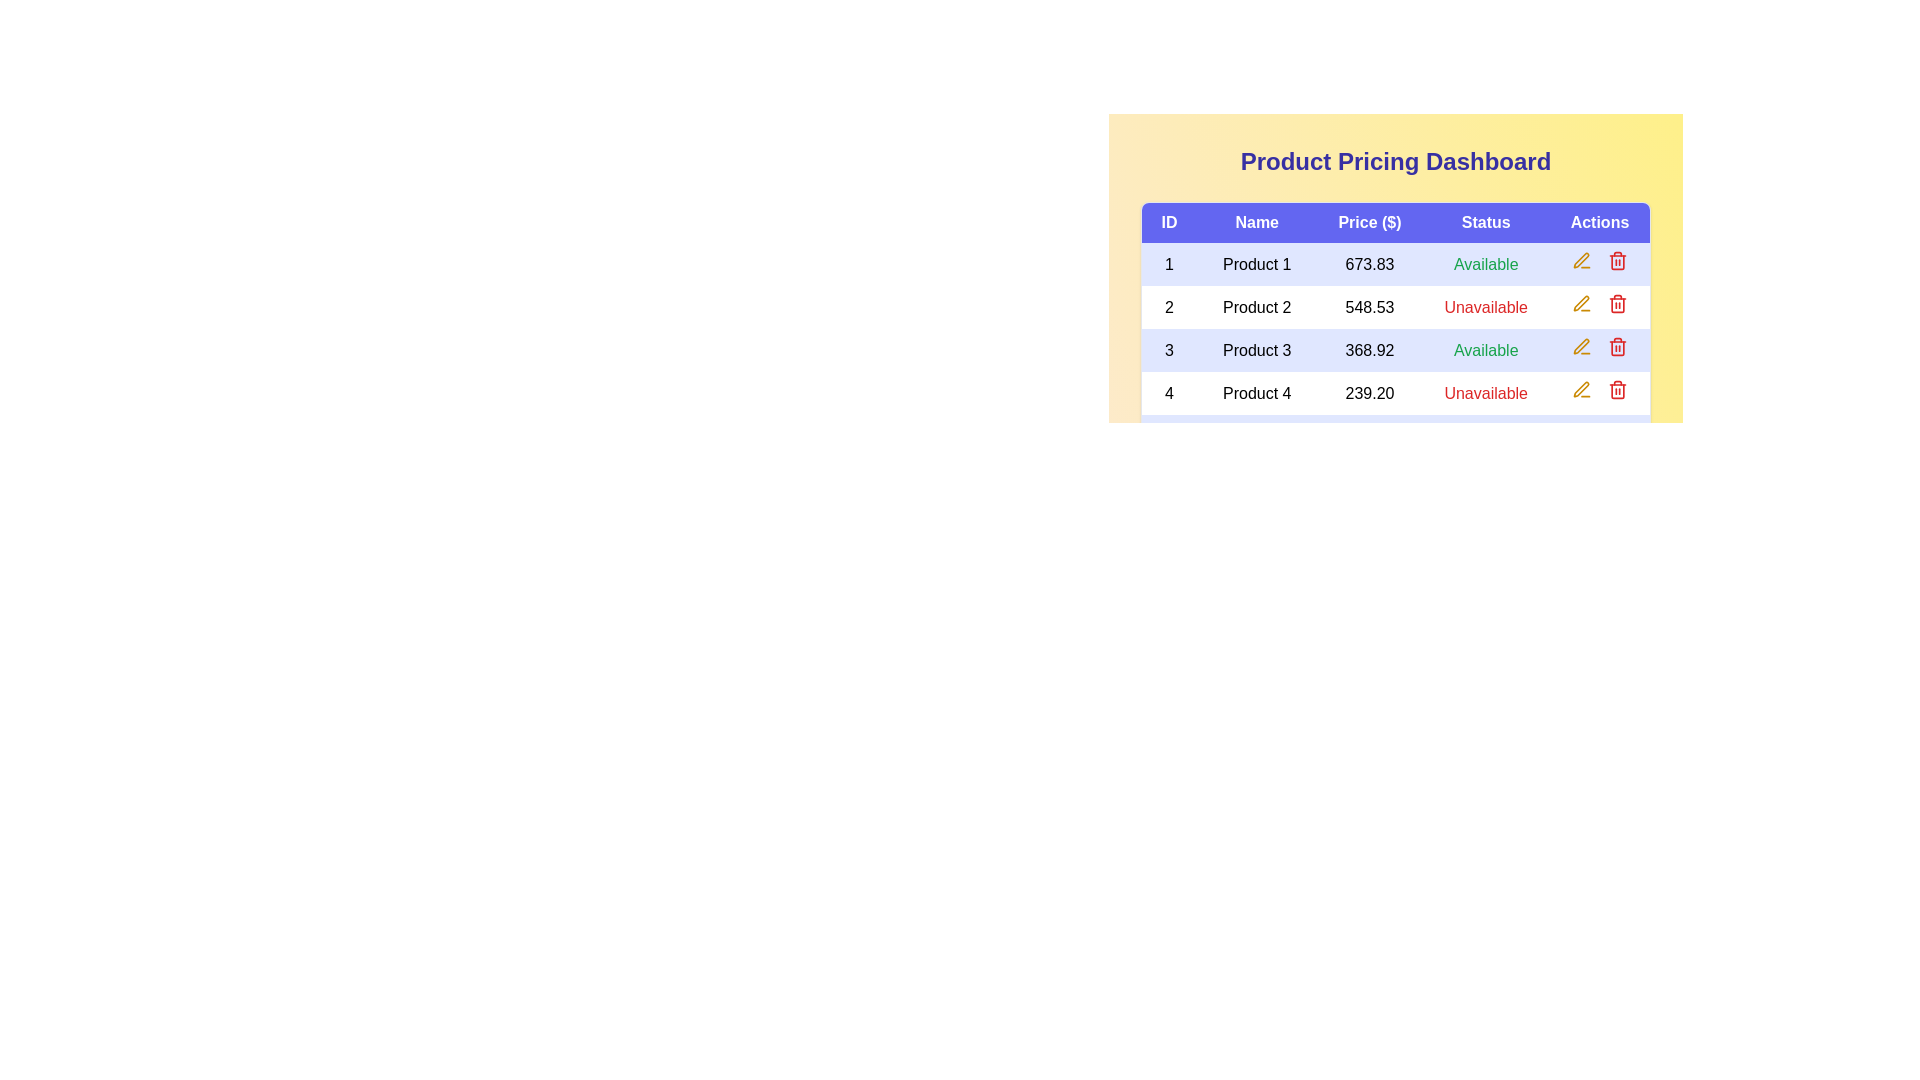 Image resolution: width=1920 pixels, height=1080 pixels. Describe the element at coordinates (1617, 260) in the screenshot. I see `delete button for the product with ID 1` at that location.